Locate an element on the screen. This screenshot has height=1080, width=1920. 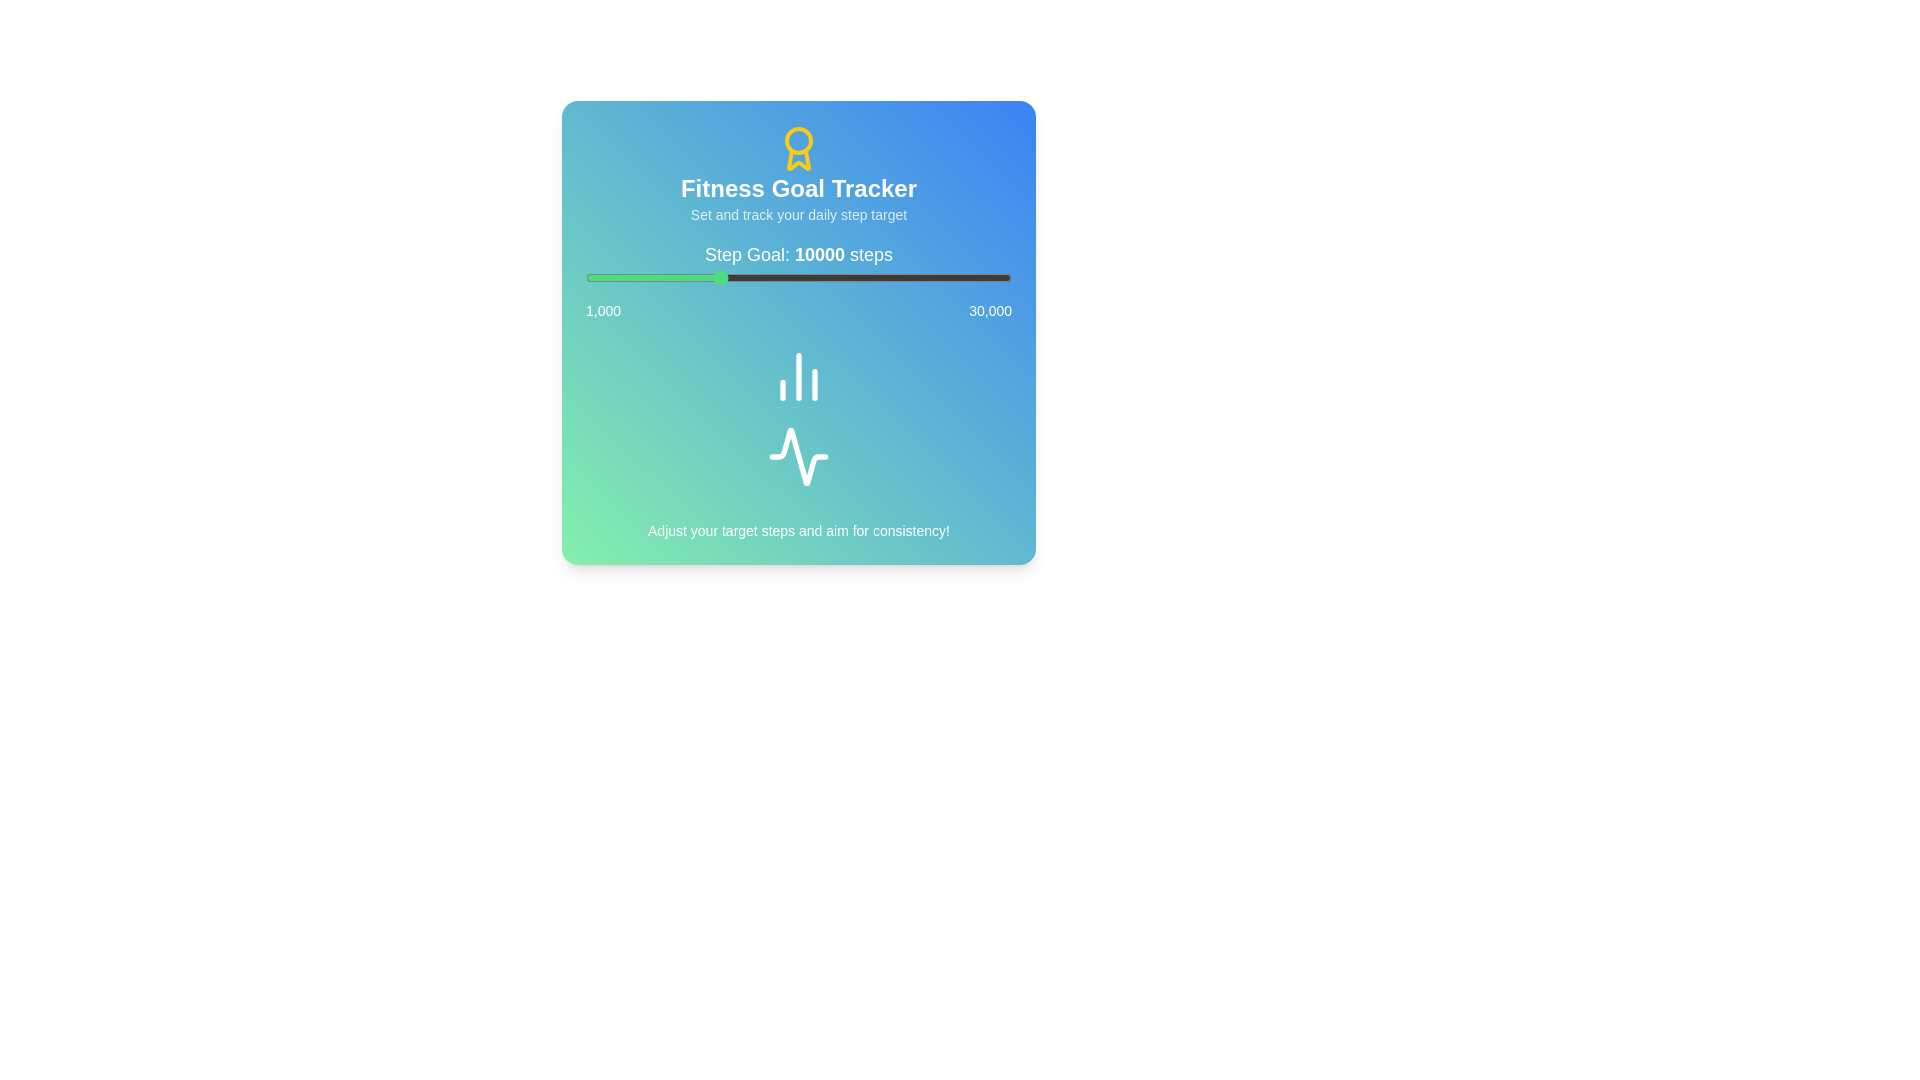
the step goal to 29057 steps using the slider is located at coordinates (998, 277).